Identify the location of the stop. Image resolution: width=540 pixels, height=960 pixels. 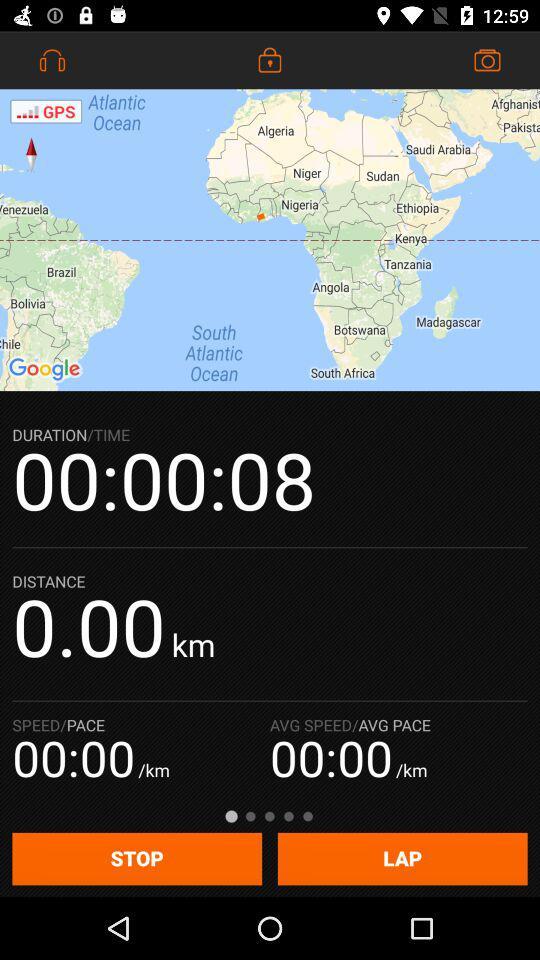
(136, 858).